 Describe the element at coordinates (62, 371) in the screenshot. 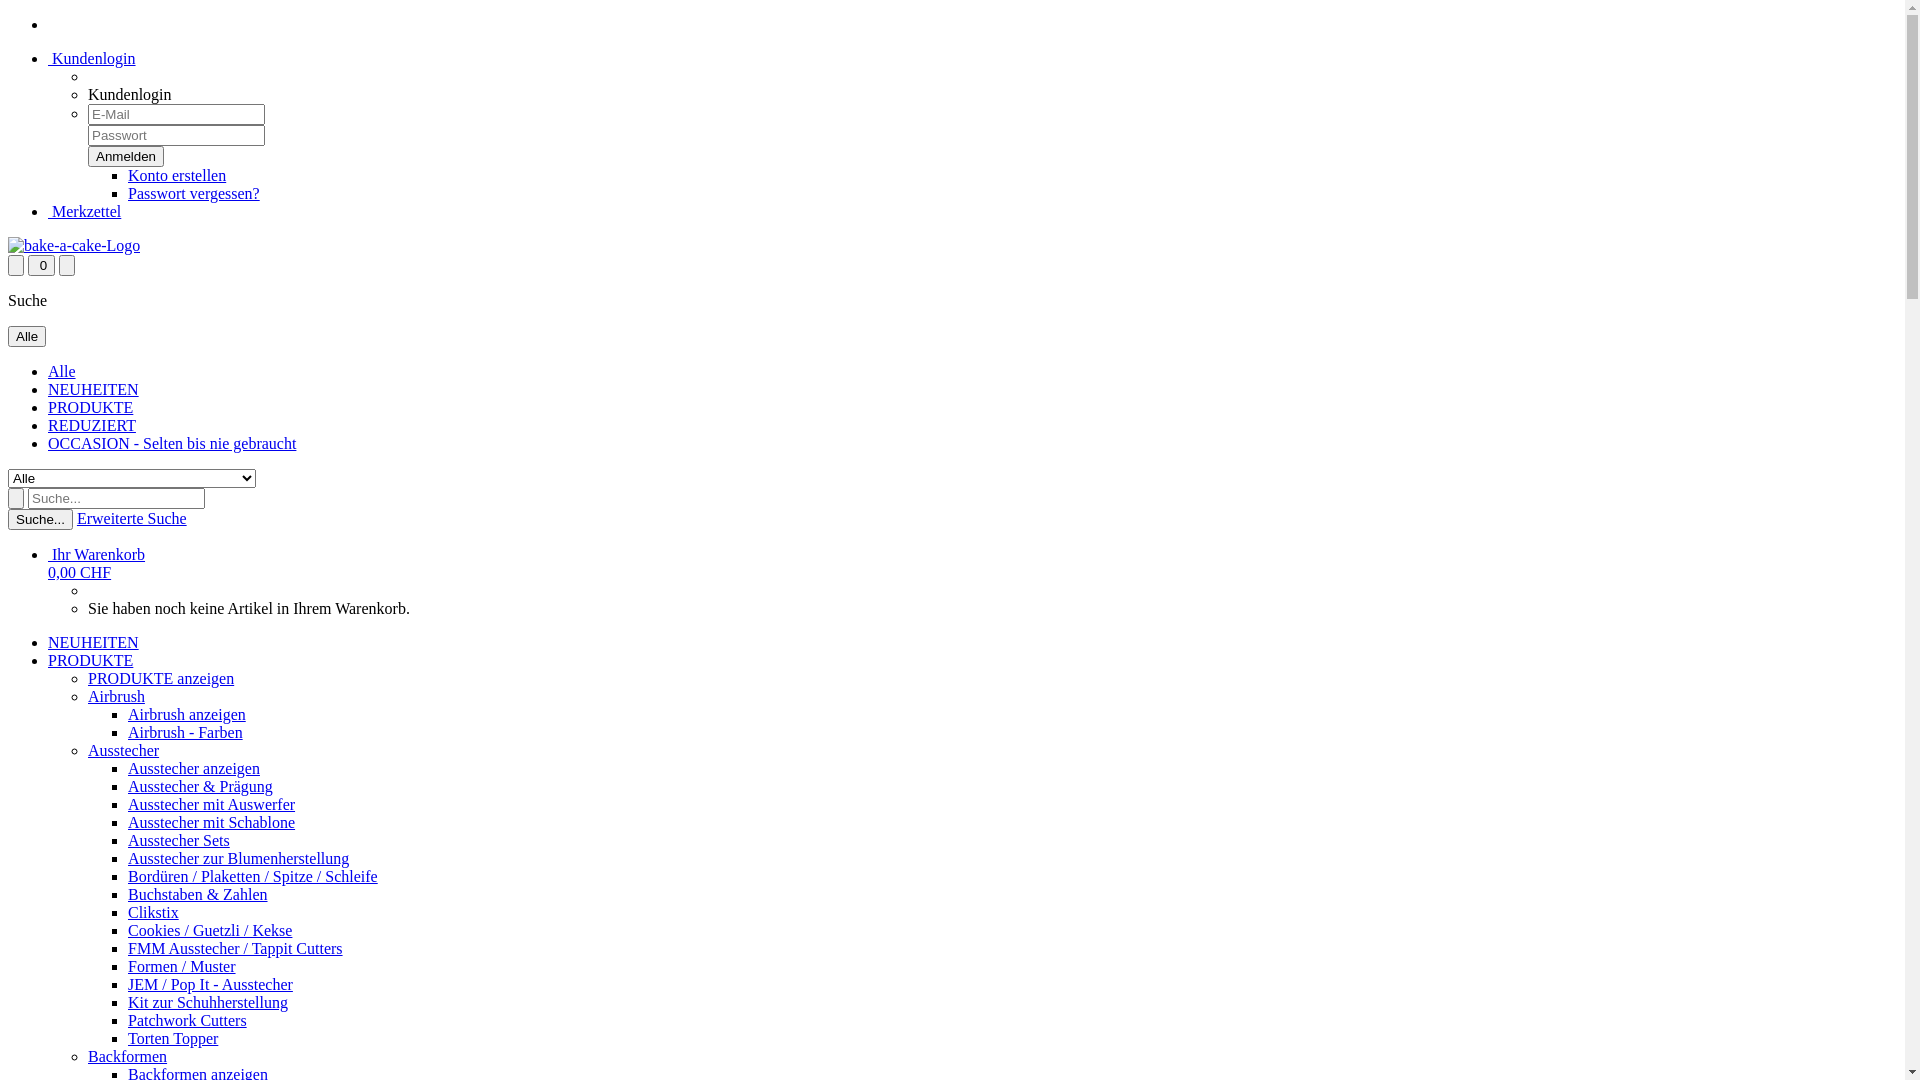

I see `'Alle'` at that location.